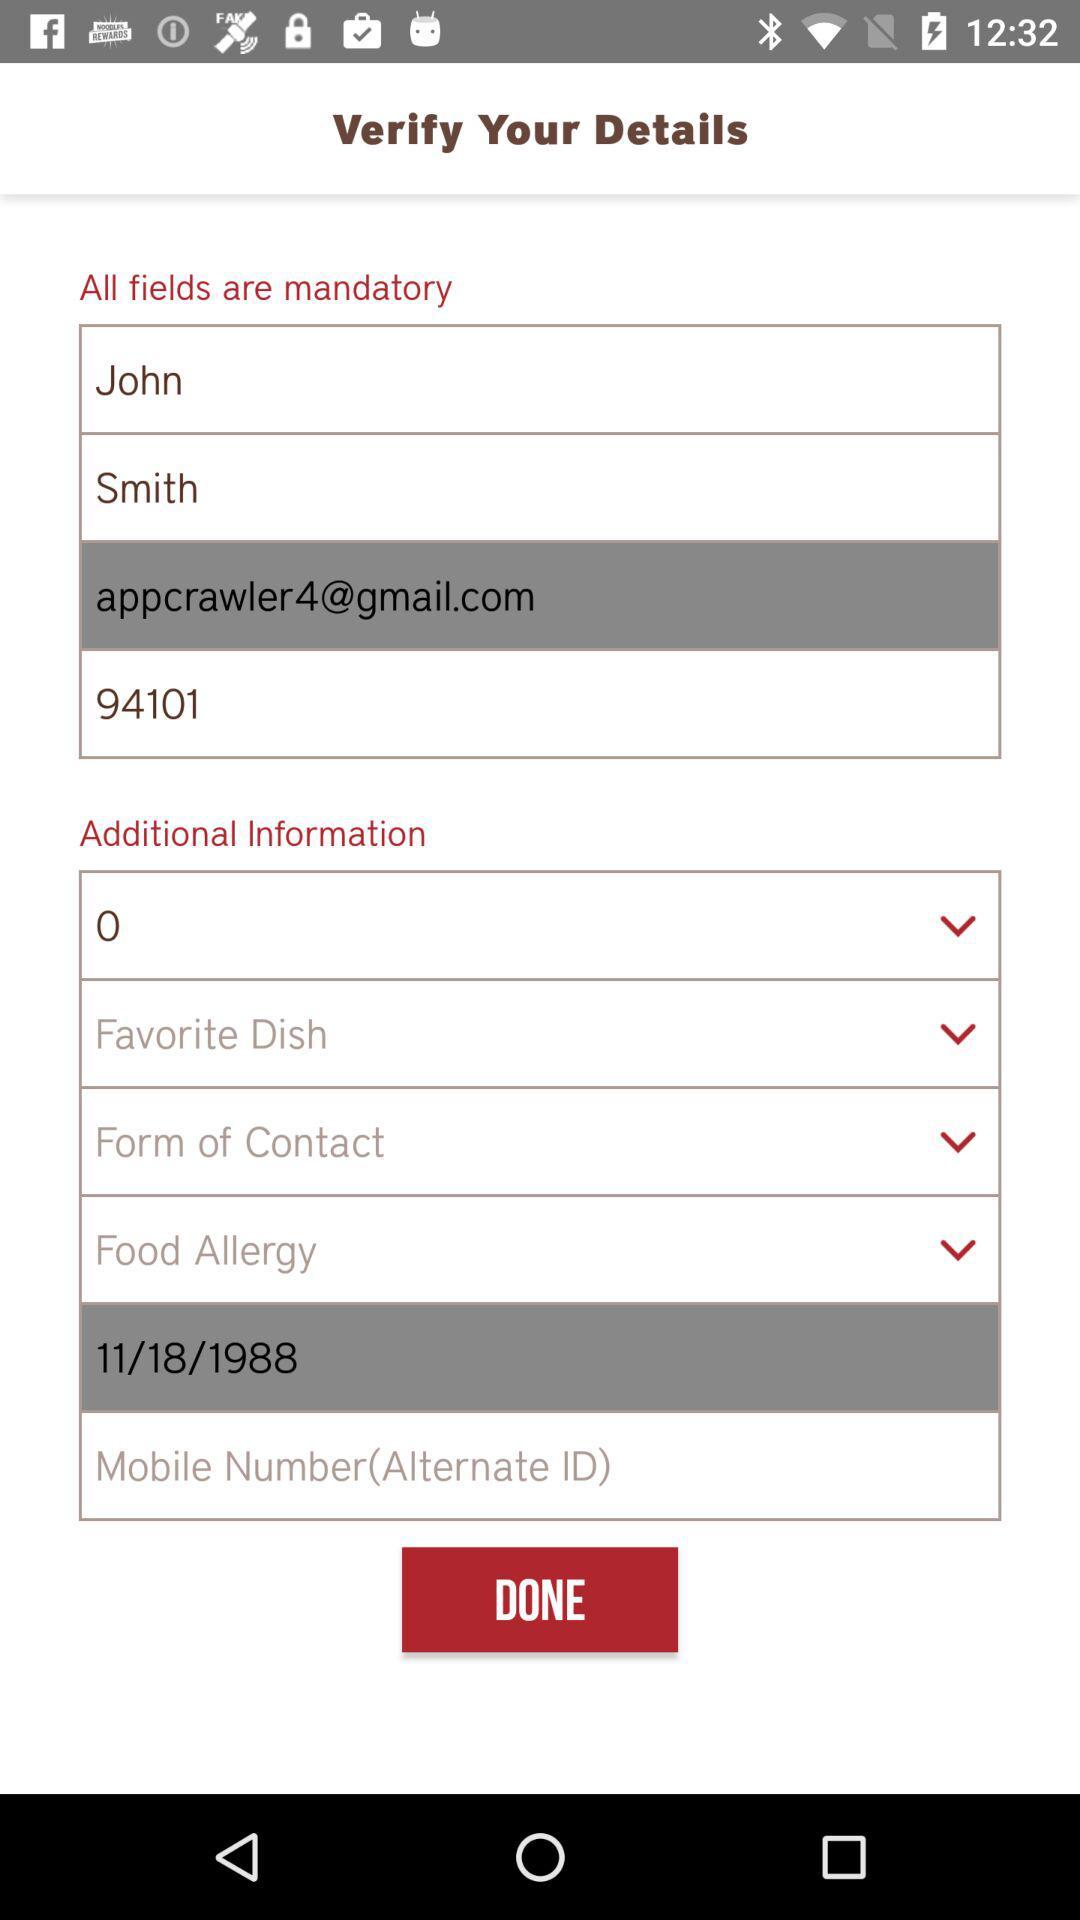 This screenshot has height=1920, width=1080. What do you see at coordinates (540, 832) in the screenshot?
I see `additional information` at bounding box center [540, 832].